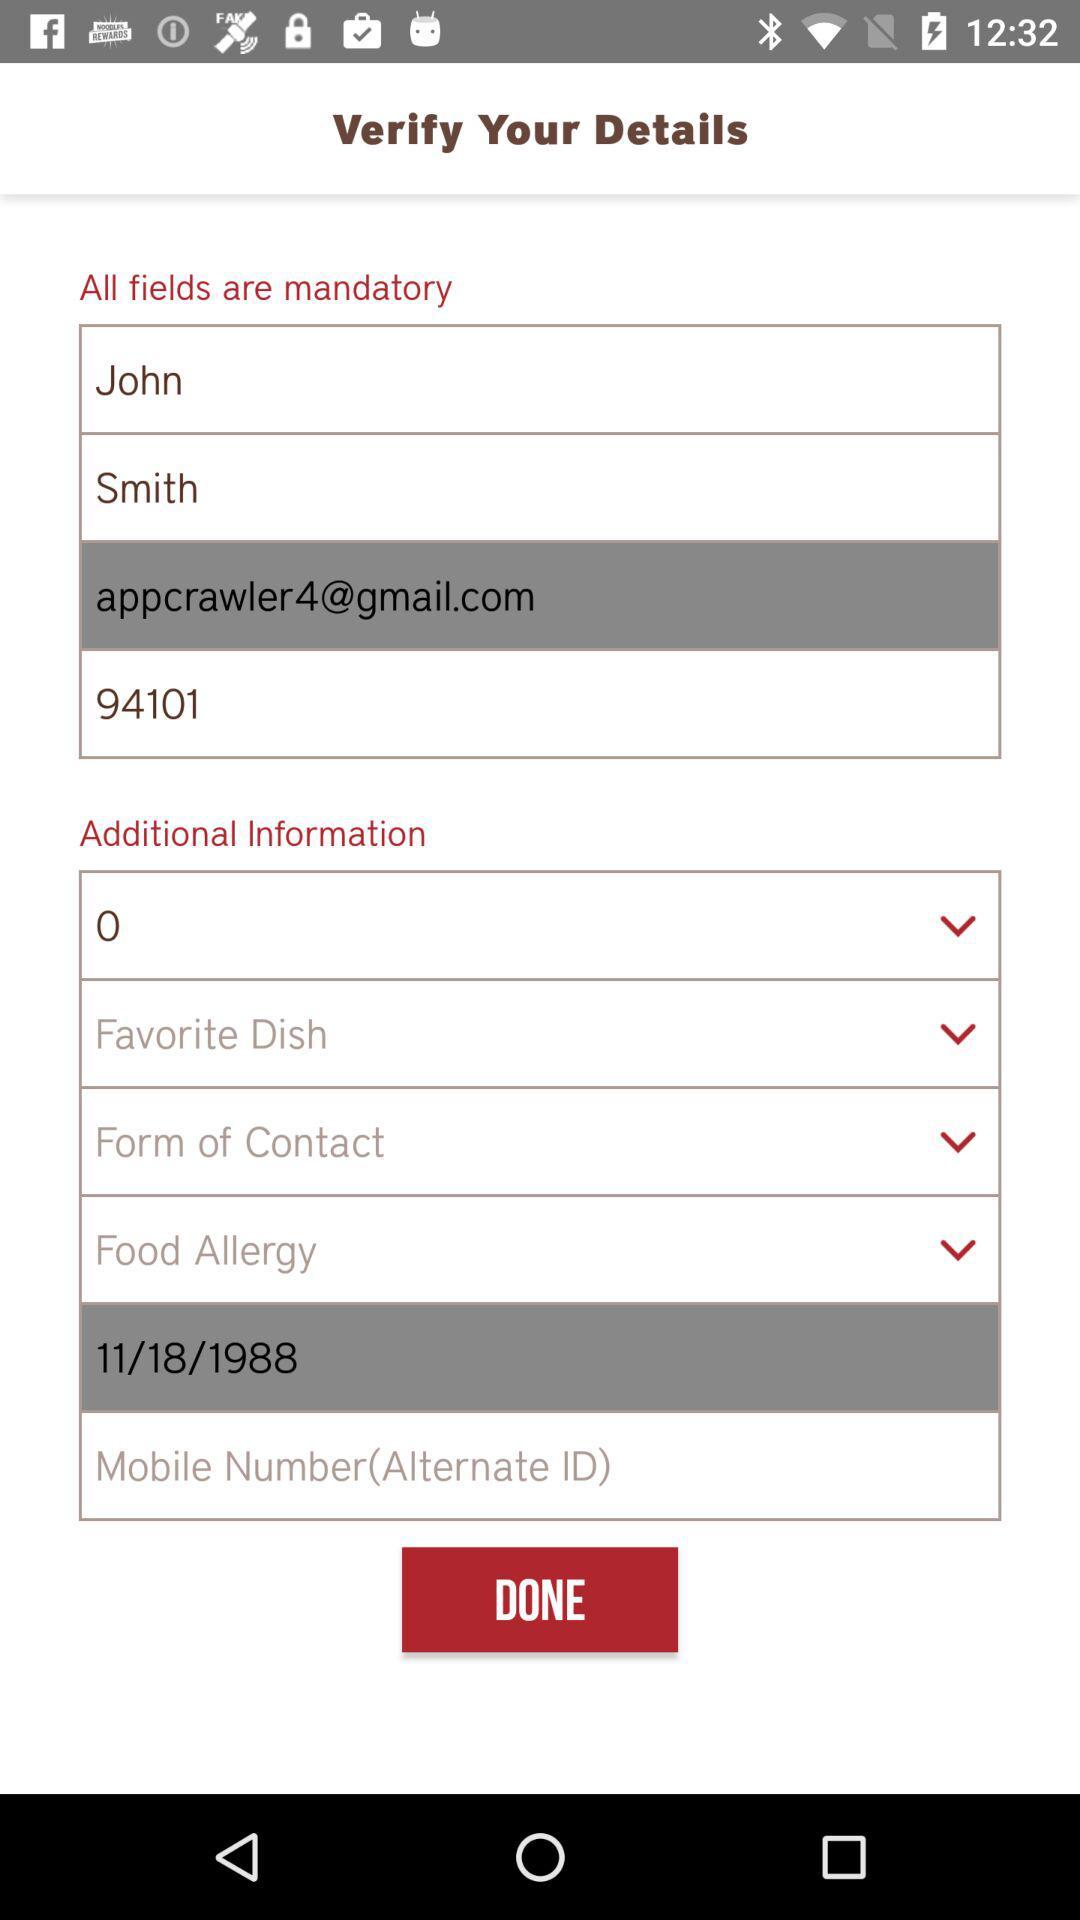 This screenshot has height=1920, width=1080. What do you see at coordinates (540, 832) in the screenshot?
I see `additional information` at bounding box center [540, 832].